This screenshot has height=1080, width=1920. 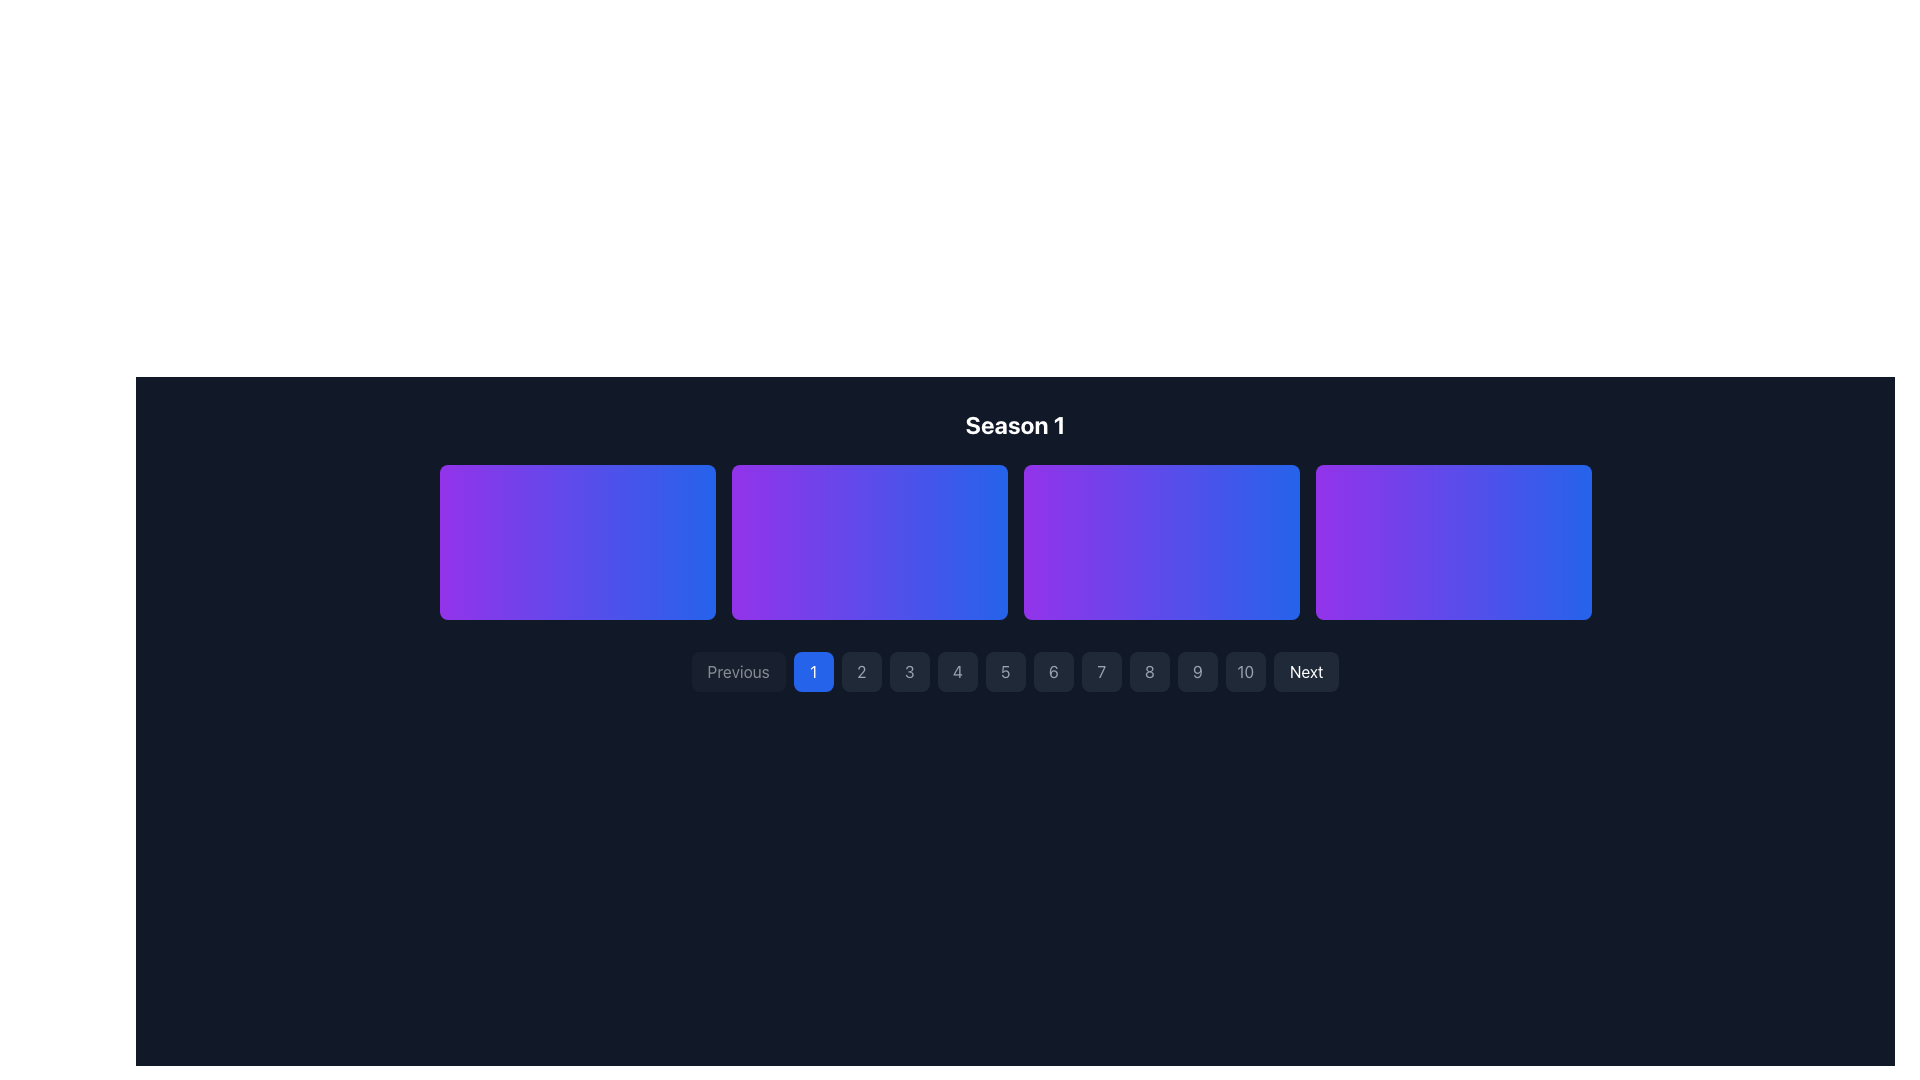 I want to click on the text label displaying 'Season 1', which is a prominent heading in bold white font on a dark background, located at the top center of the UI layout, so click(x=1015, y=423).